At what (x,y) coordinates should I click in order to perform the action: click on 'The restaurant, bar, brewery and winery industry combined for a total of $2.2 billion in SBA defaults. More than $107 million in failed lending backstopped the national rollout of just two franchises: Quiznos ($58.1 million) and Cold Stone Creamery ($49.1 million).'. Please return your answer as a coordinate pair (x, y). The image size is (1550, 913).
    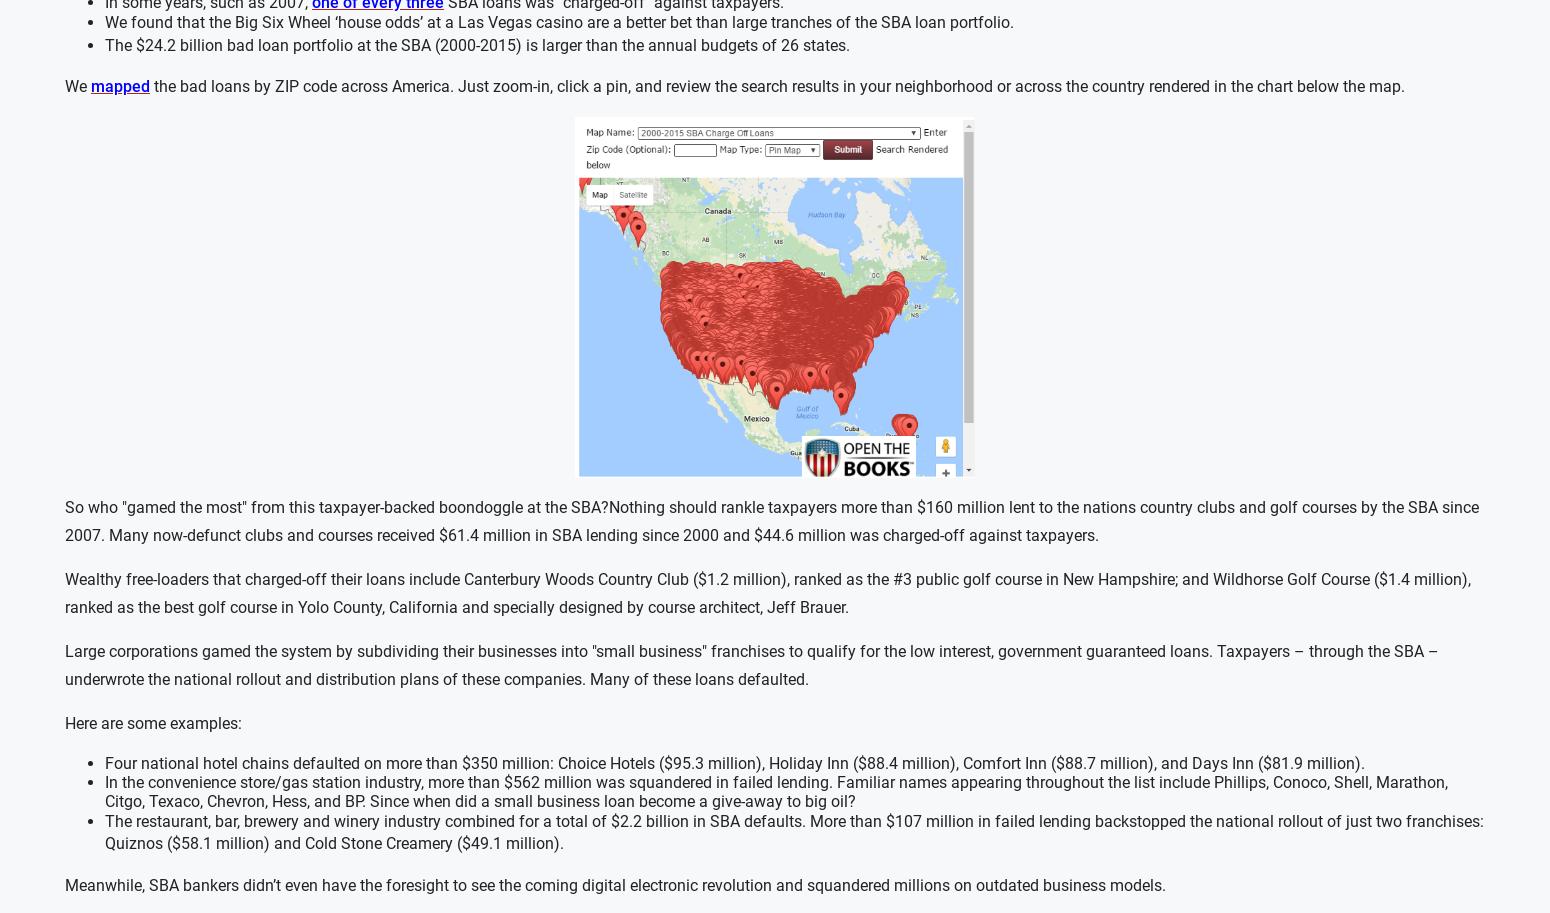
    Looking at the image, I should click on (793, 832).